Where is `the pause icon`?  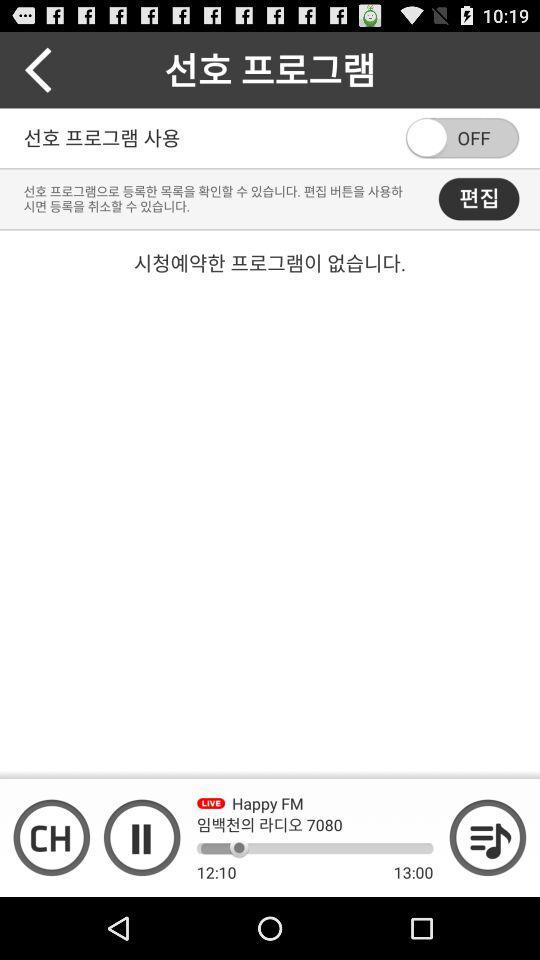
the pause icon is located at coordinates (141, 895).